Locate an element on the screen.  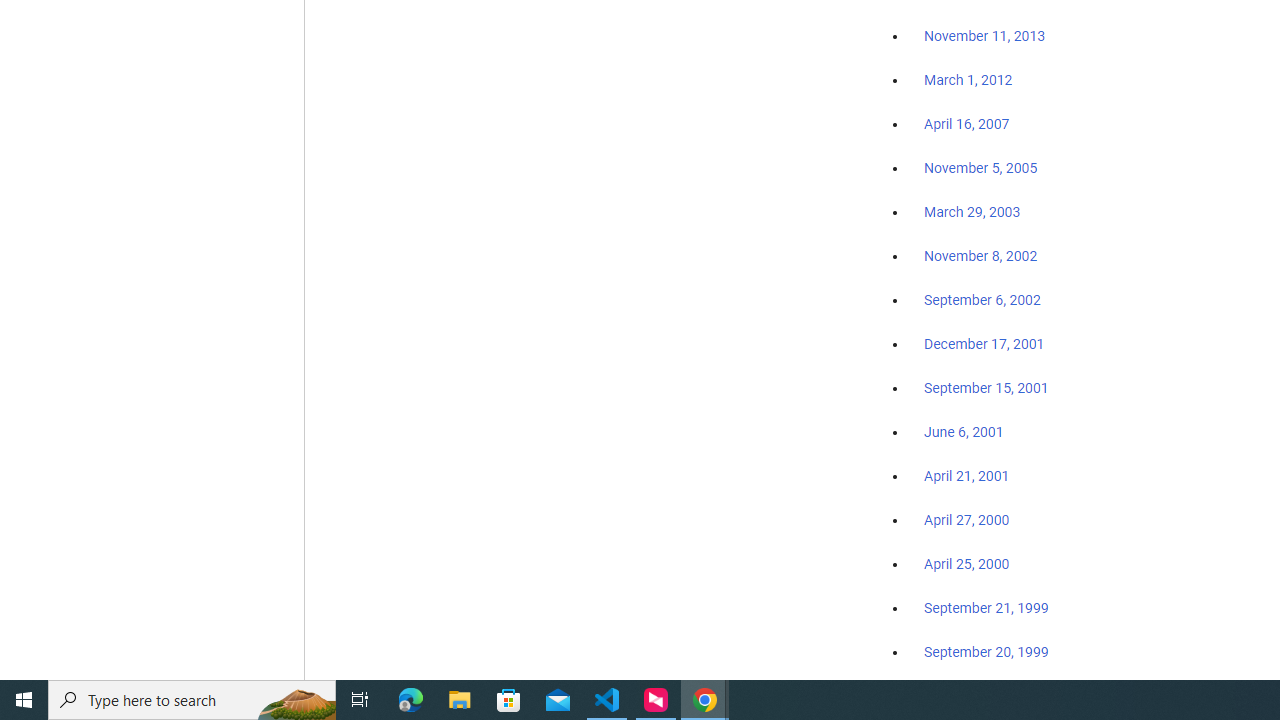
'April 21, 2001' is located at coordinates (967, 476).